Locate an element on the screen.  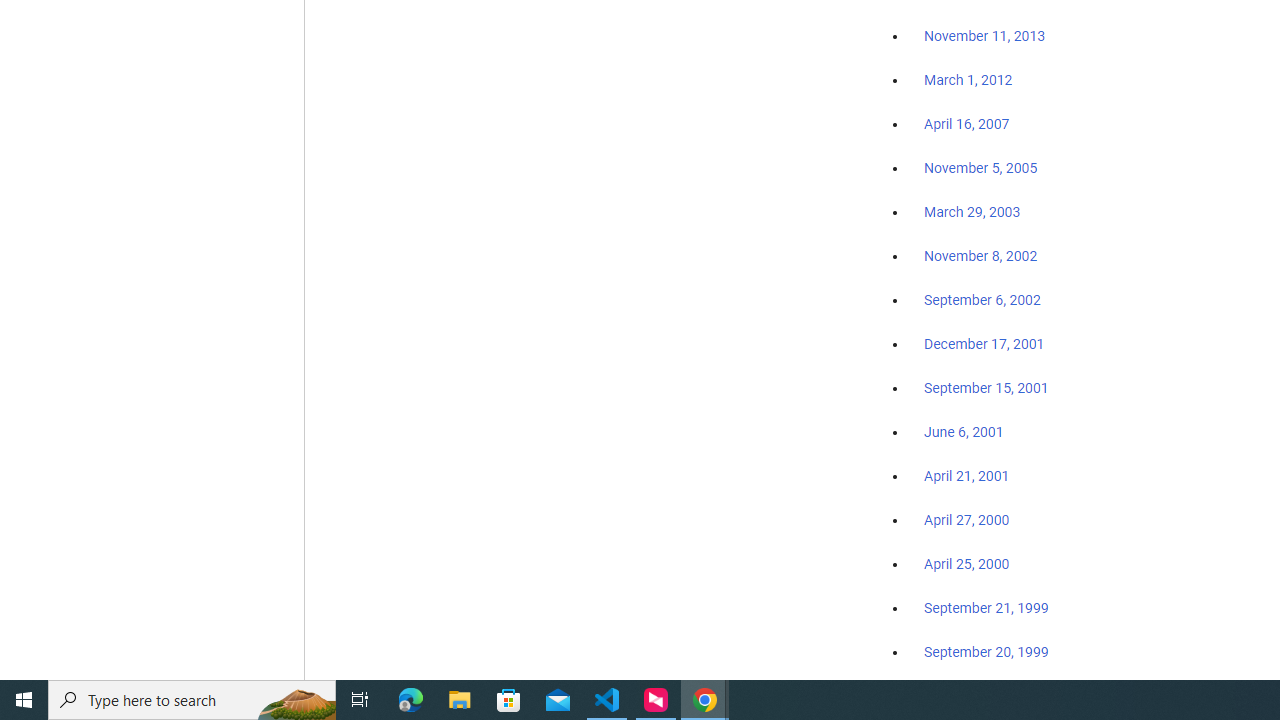
'April 21, 2001' is located at coordinates (967, 476).